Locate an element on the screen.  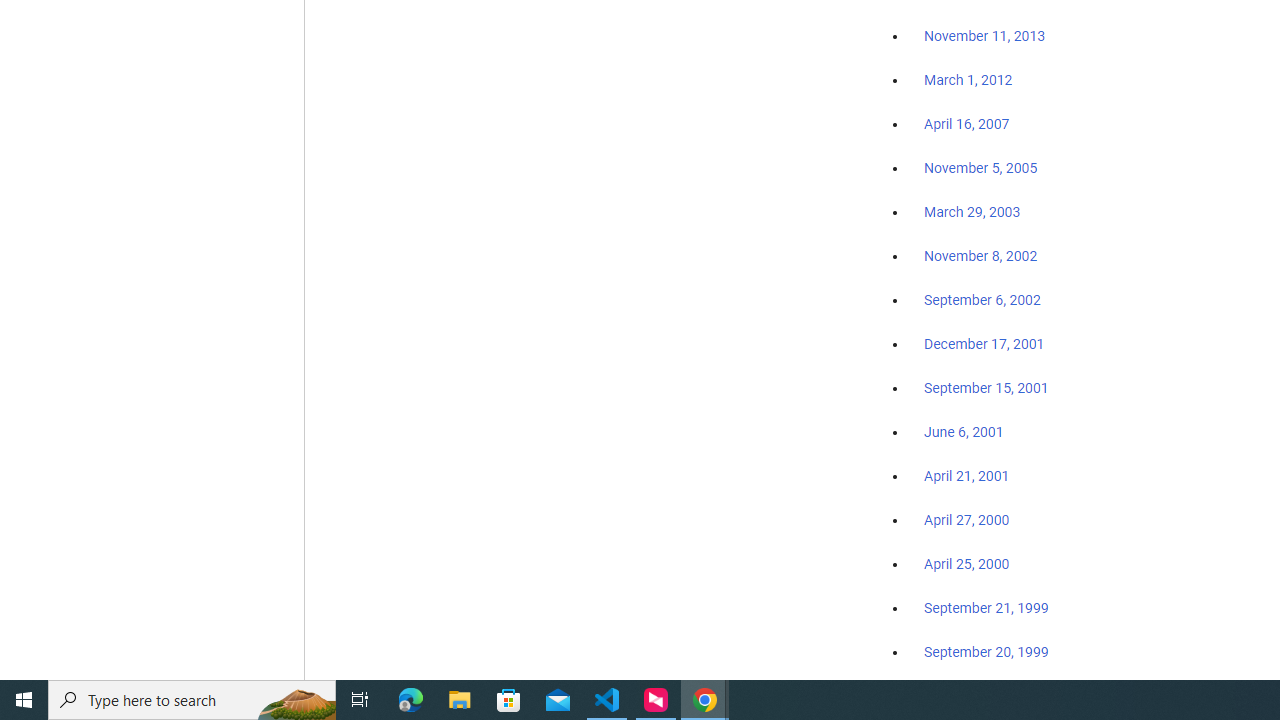
'April 21, 2001' is located at coordinates (967, 476).